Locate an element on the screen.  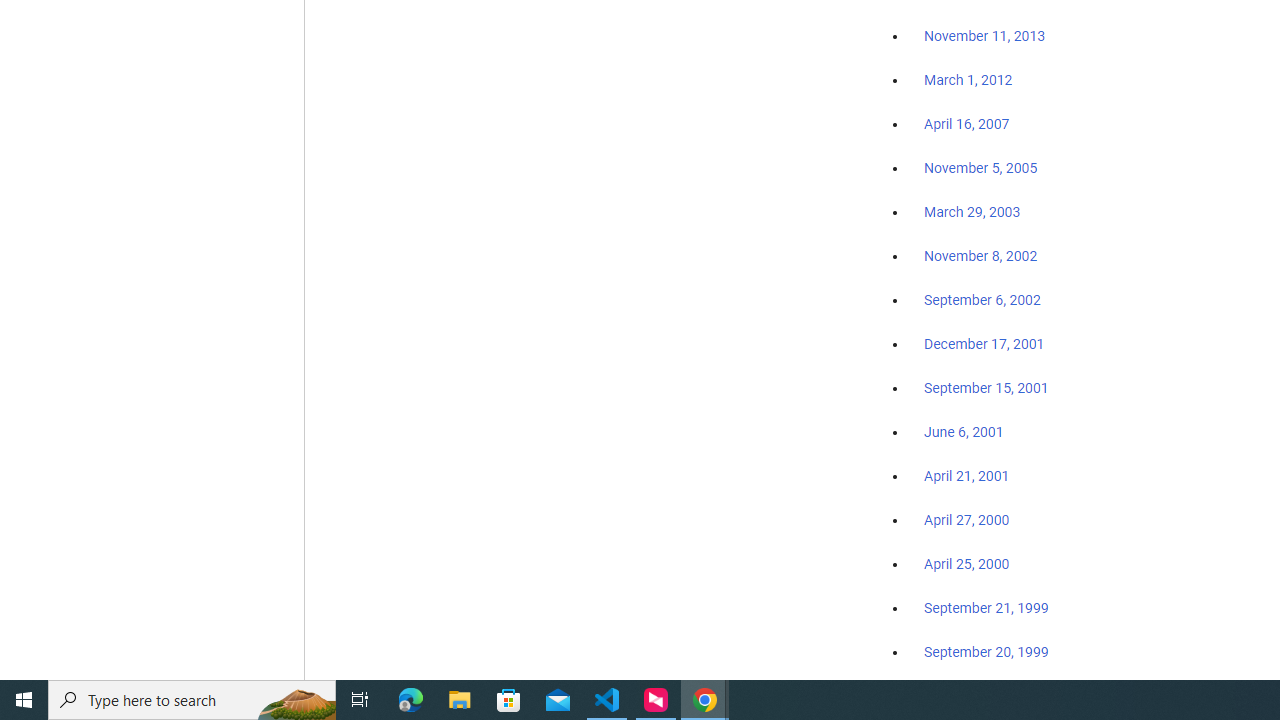
'April 21, 2001' is located at coordinates (967, 476).